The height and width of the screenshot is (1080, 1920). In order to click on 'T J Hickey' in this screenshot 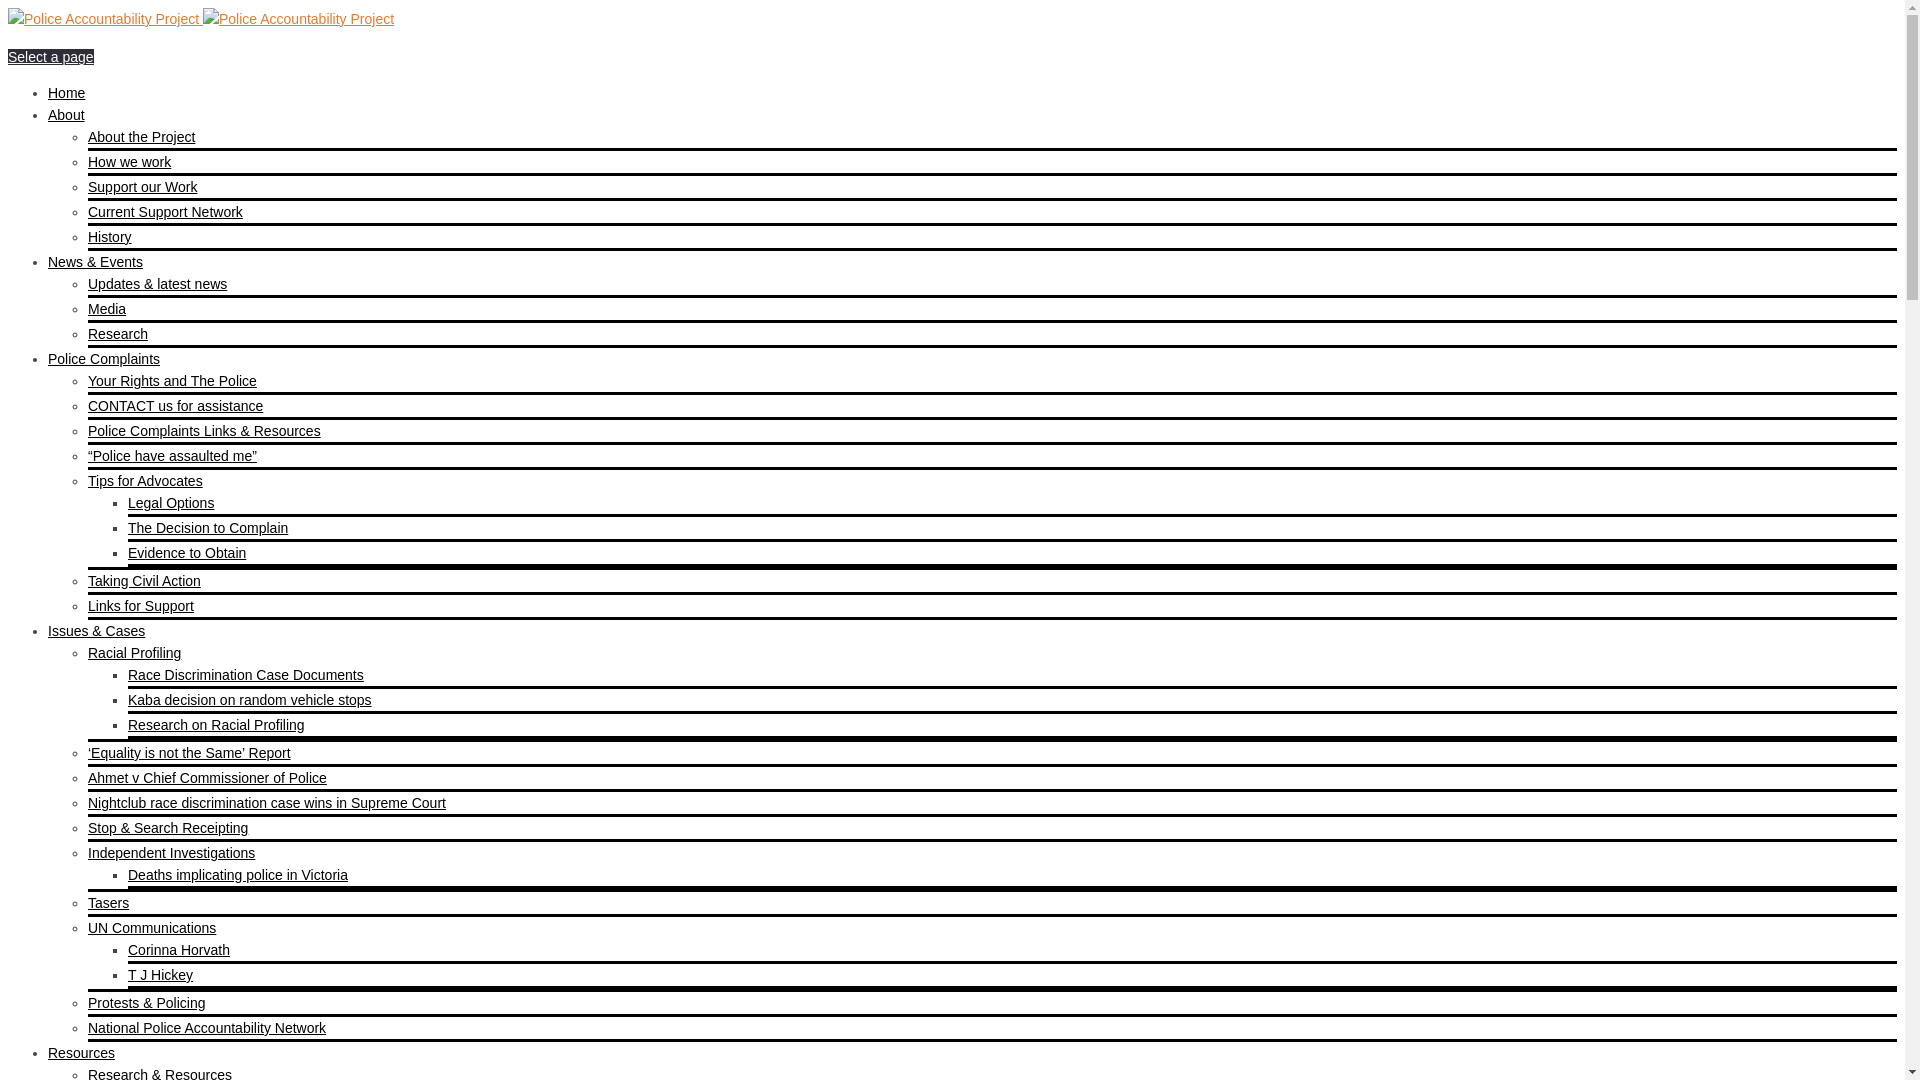, I will do `click(160, 974)`.